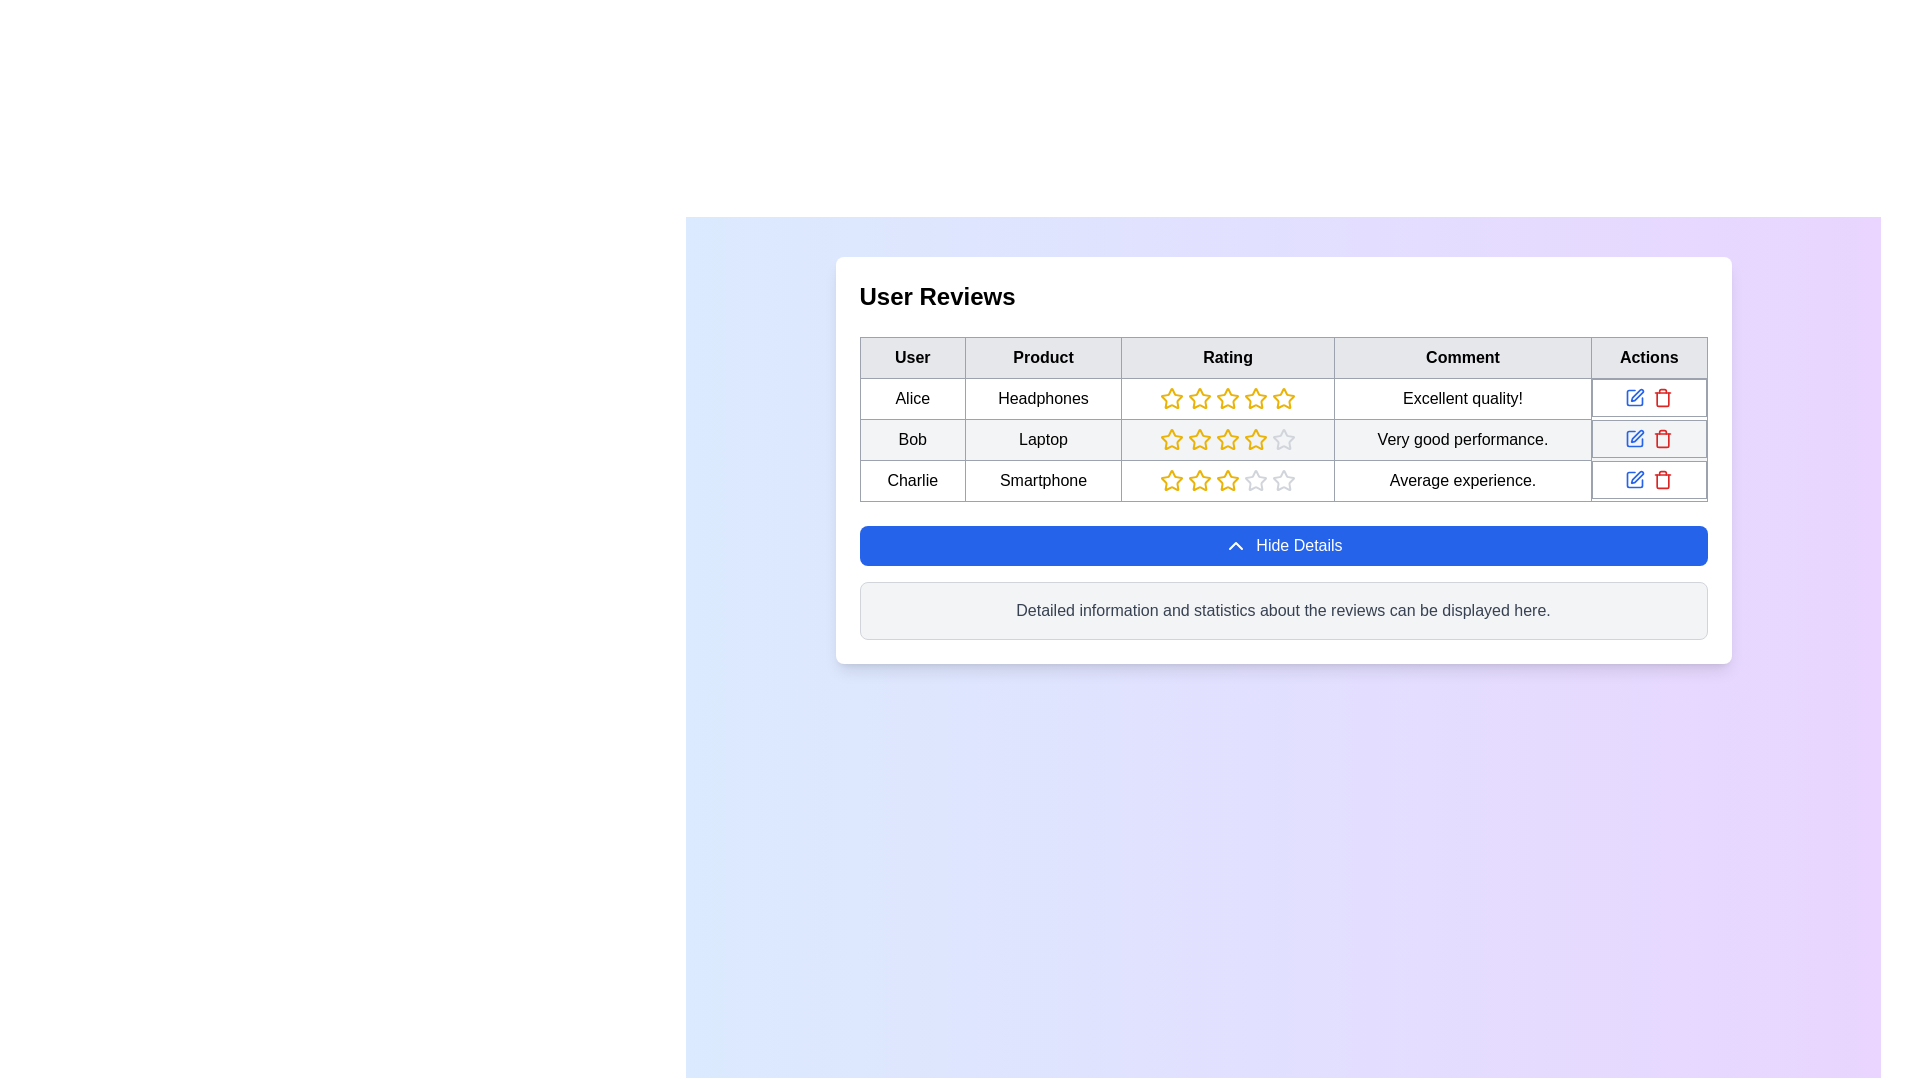 This screenshot has height=1080, width=1920. Describe the element at coordinates (1663, 437) in the screenshot. I see `the delete button located in the last column of the second row of the actions column in the table` at that location.